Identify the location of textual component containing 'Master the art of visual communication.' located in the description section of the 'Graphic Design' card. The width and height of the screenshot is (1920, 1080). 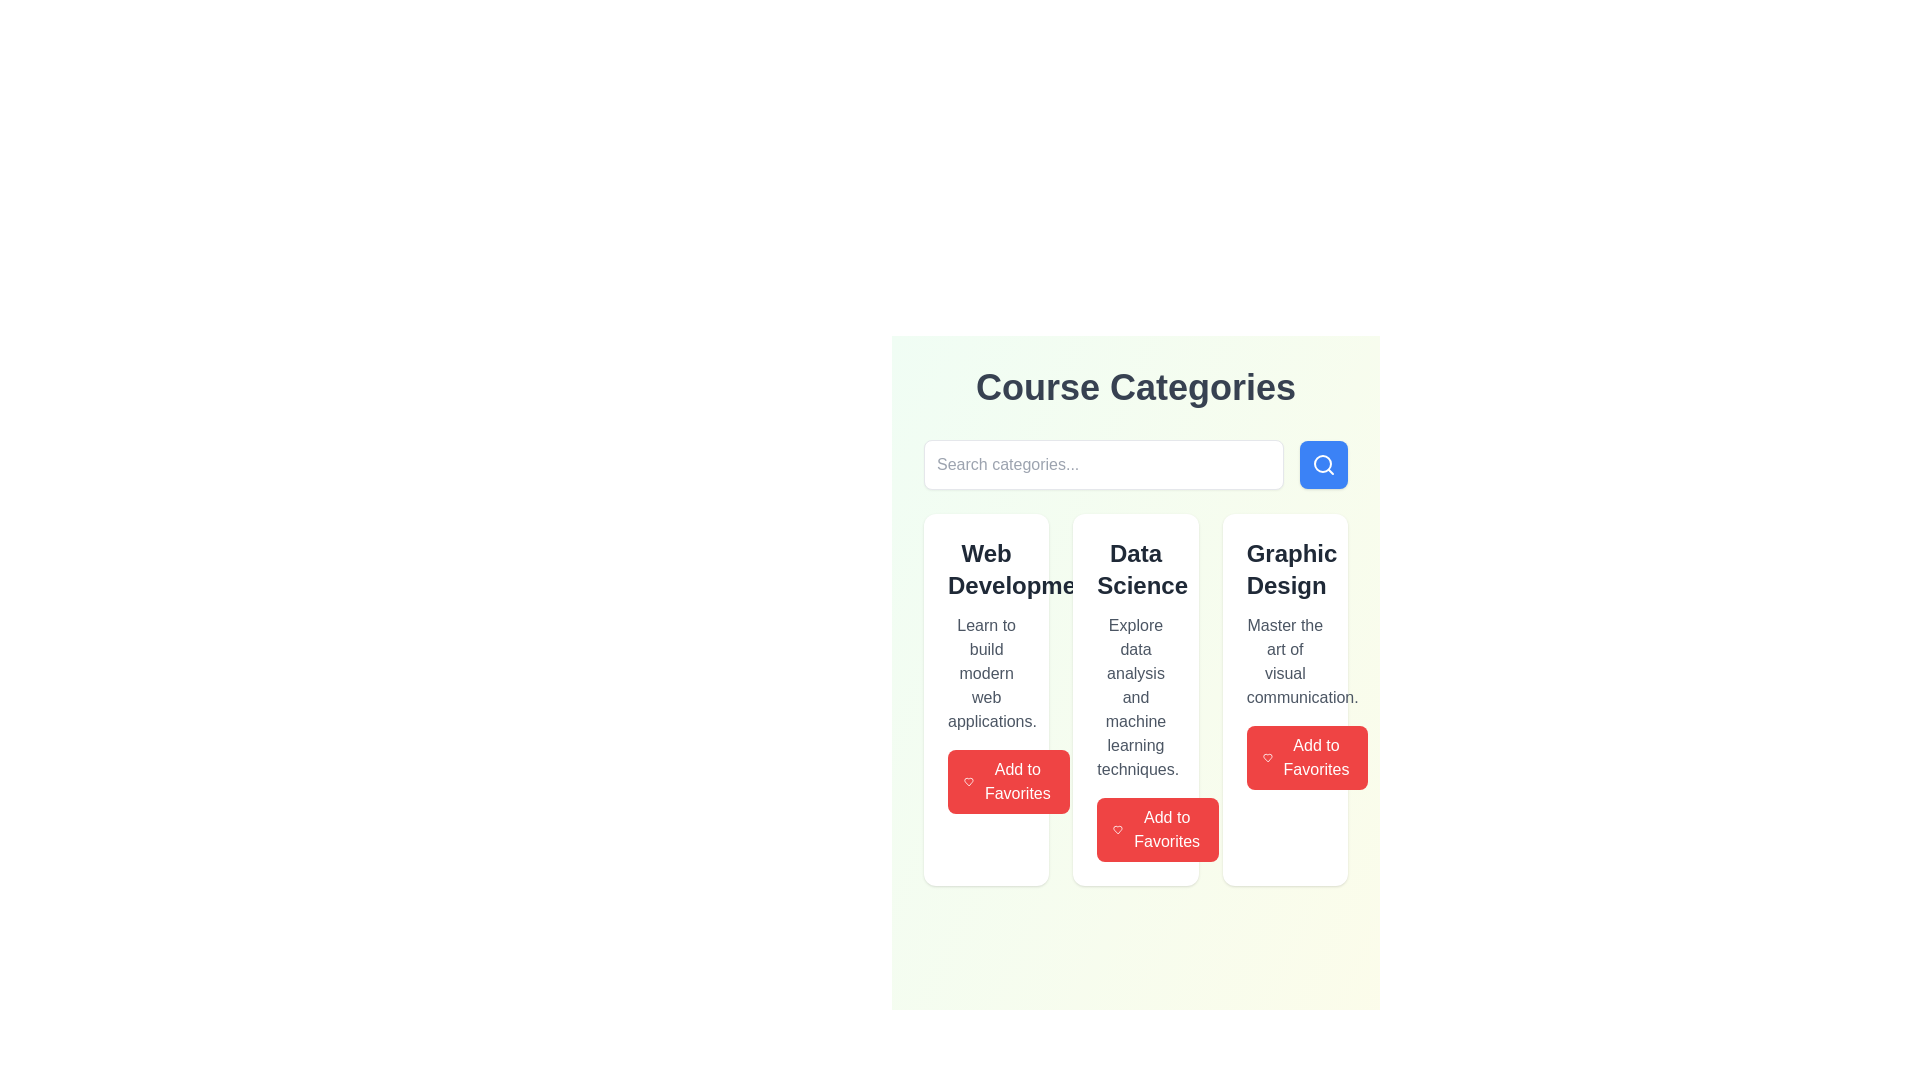
(1285, 662).